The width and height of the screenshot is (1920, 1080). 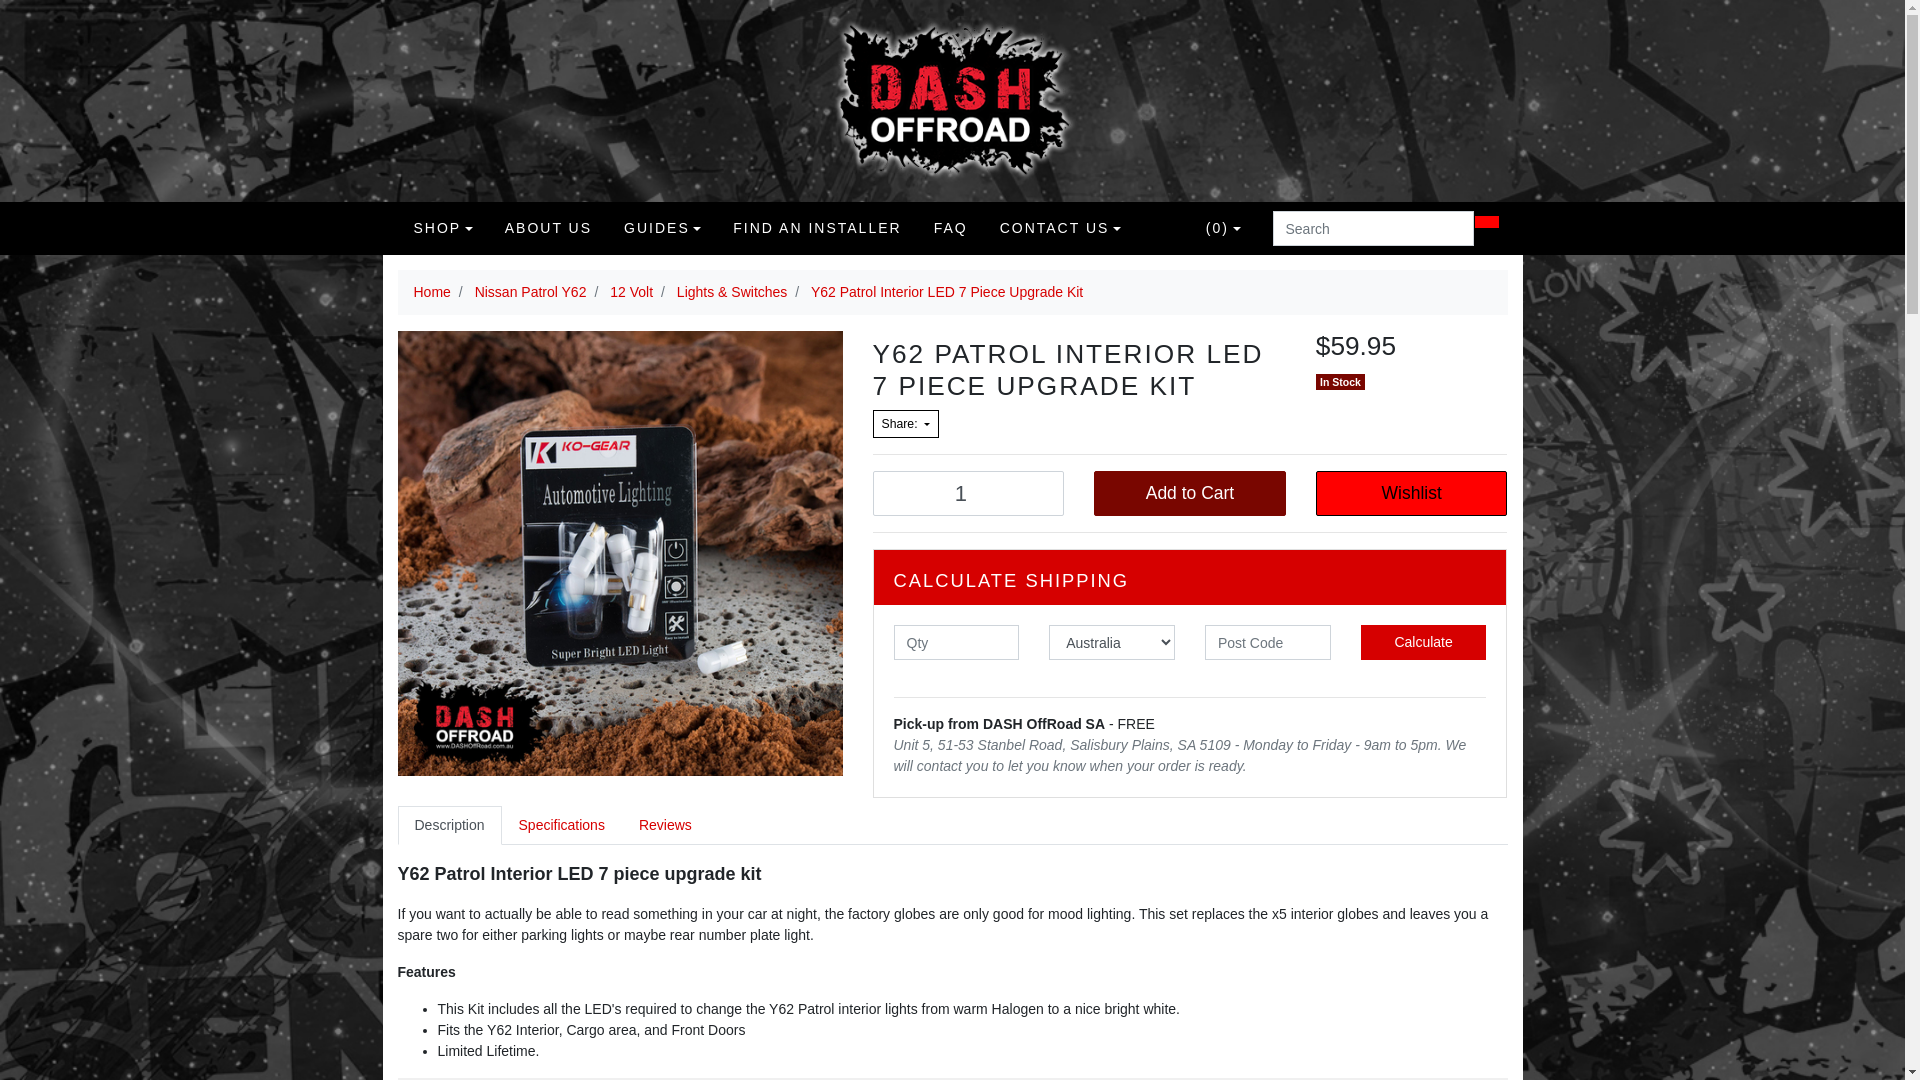 What do you see at coordinates (950, 100) in the screenshot?
I see `'DASH OffRoad'` at bounding box center [950, 100].